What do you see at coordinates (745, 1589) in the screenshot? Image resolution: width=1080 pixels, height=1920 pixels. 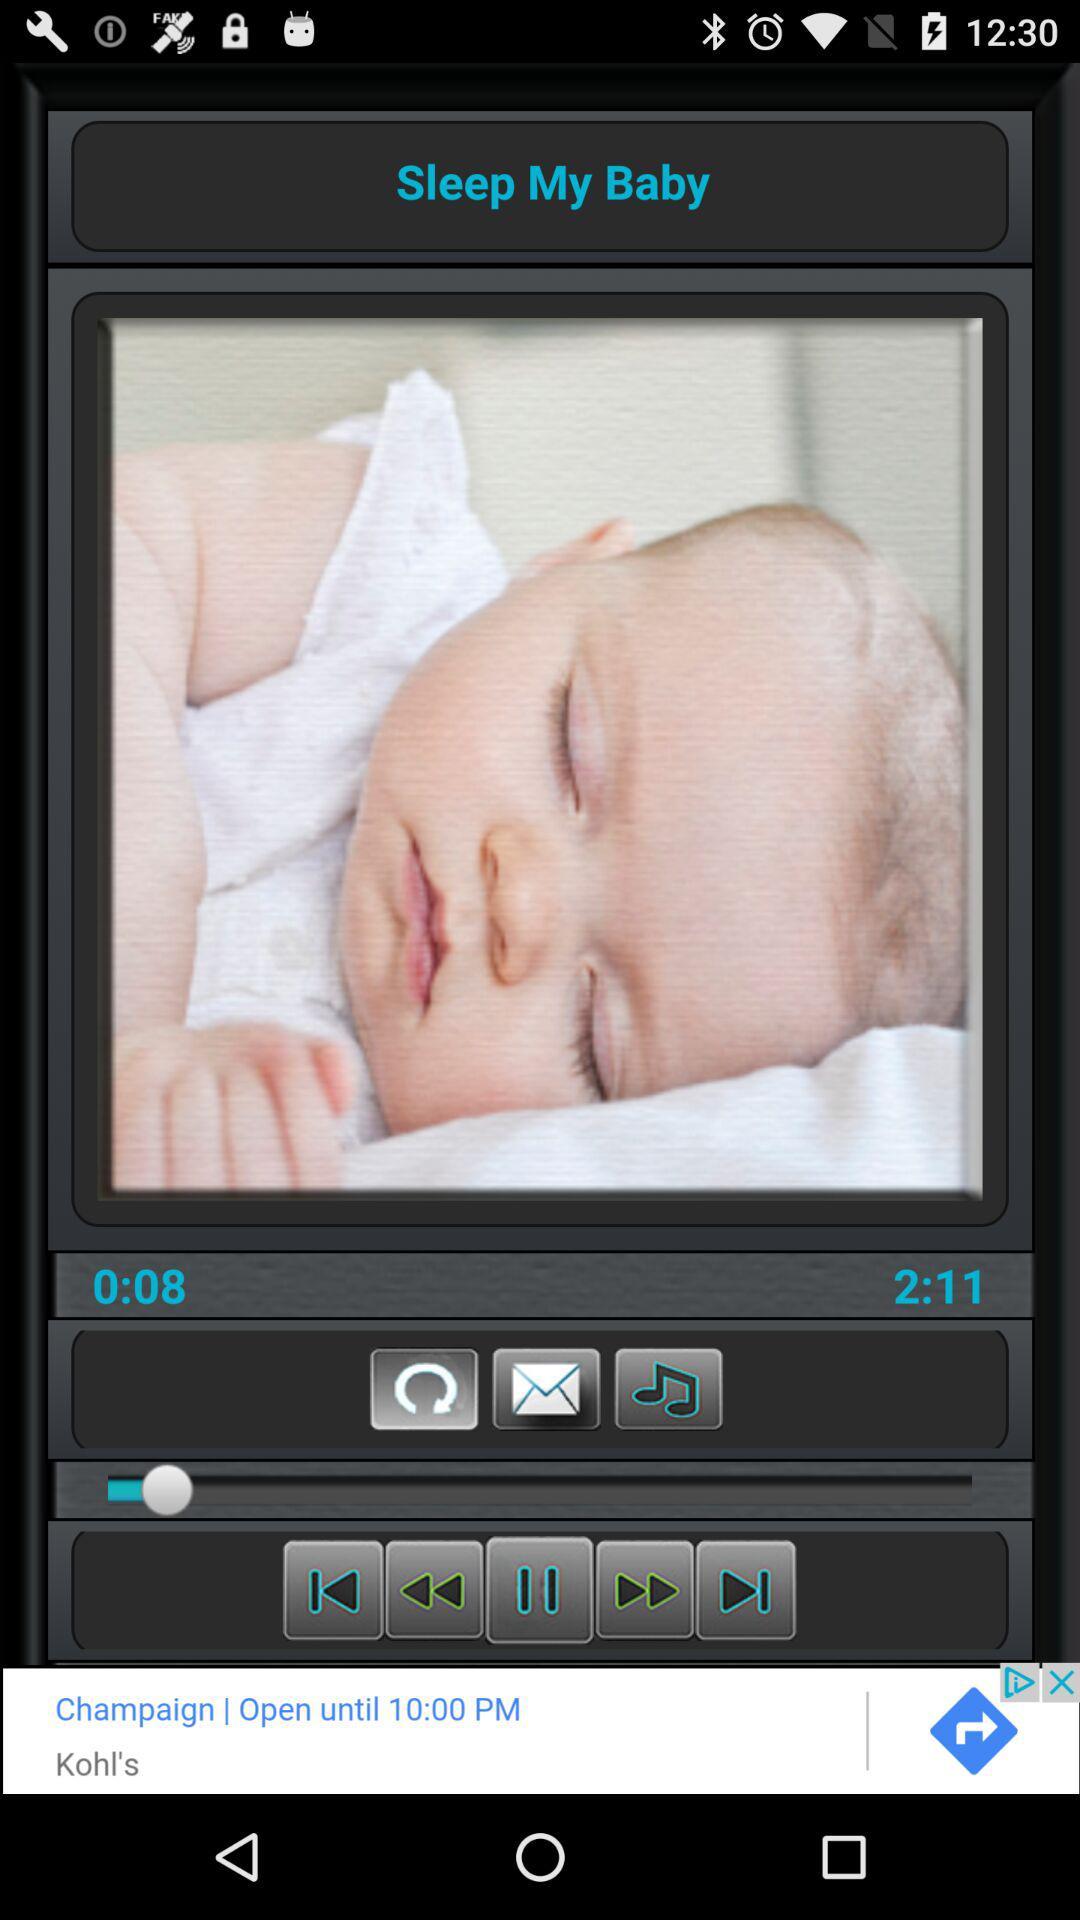 I see `skip to next audio` at bounding box center [745, 1589].